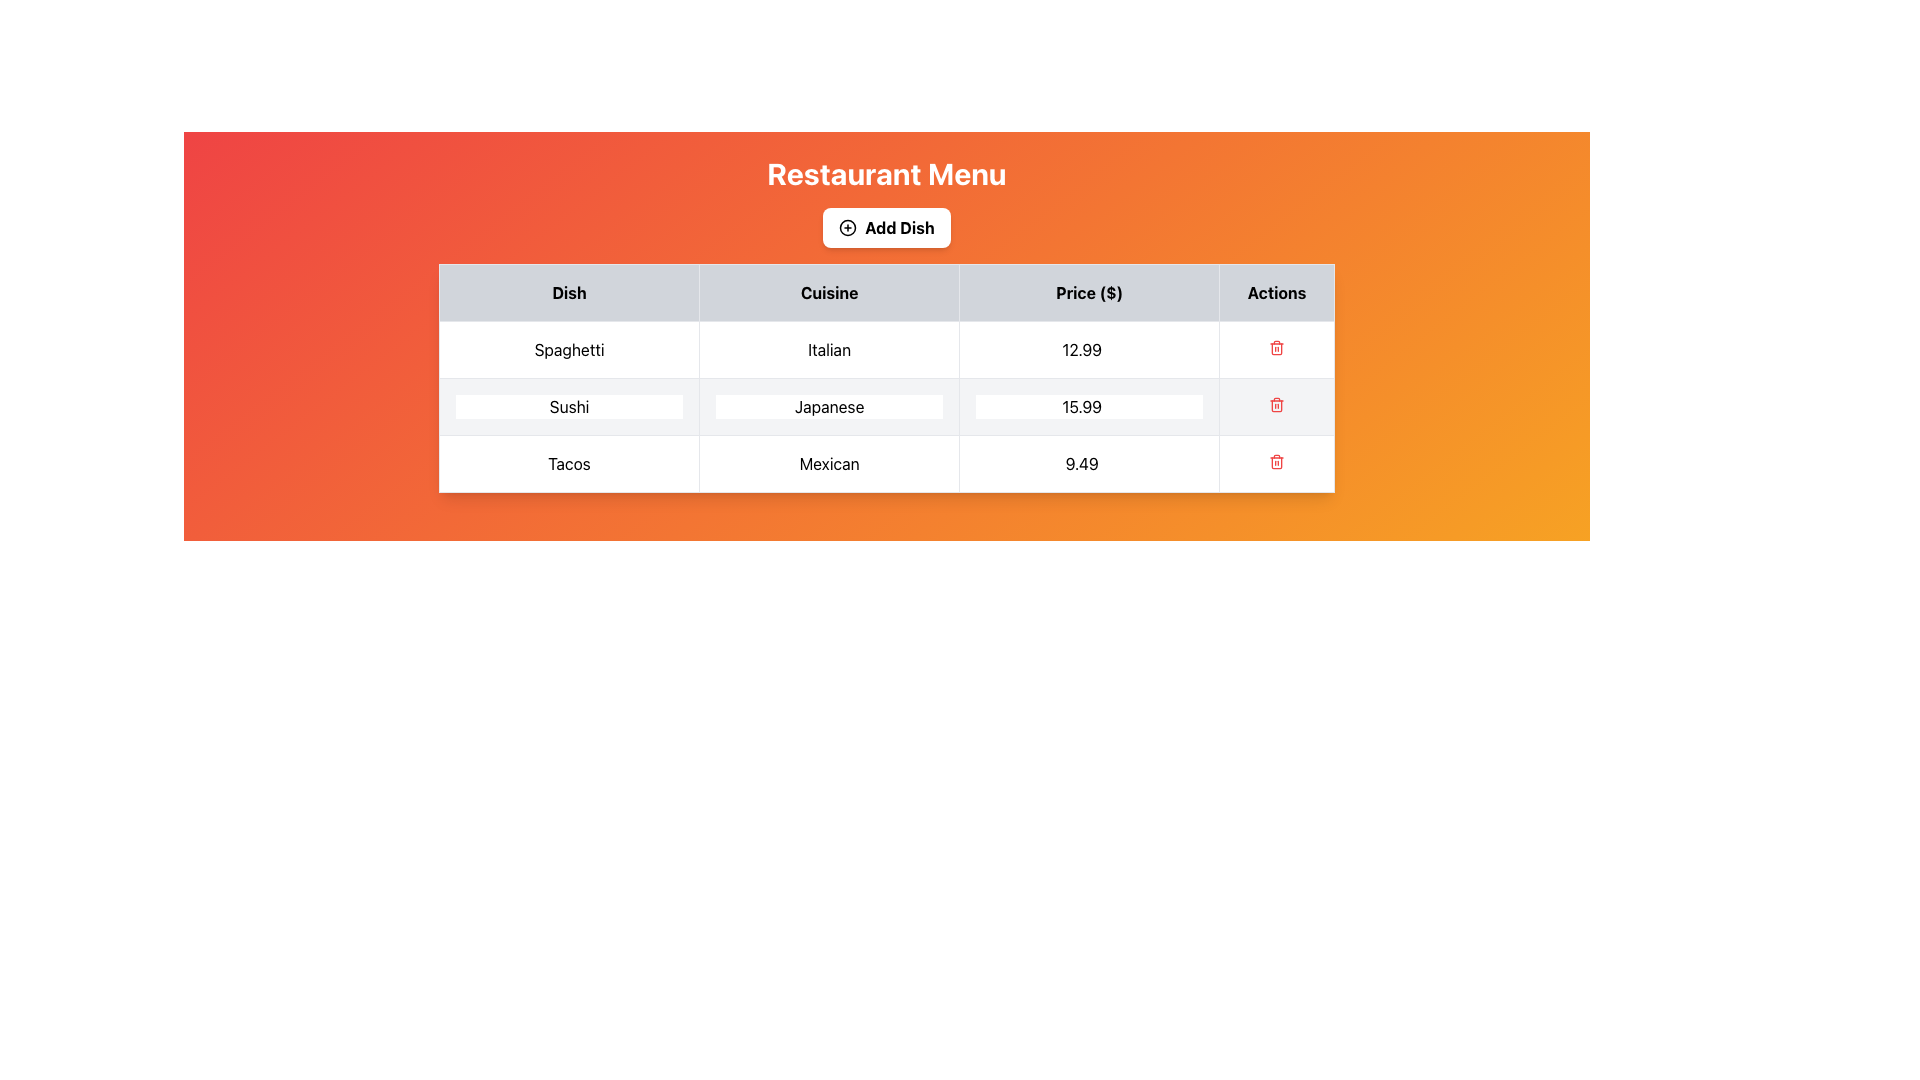 This screenshot has height=1080, width=1920. I want to click on the compact trash icon delete button in the 'Actions' column of the row for 'Sushi' and 'Japanese' in the table, so click(1276, 406).